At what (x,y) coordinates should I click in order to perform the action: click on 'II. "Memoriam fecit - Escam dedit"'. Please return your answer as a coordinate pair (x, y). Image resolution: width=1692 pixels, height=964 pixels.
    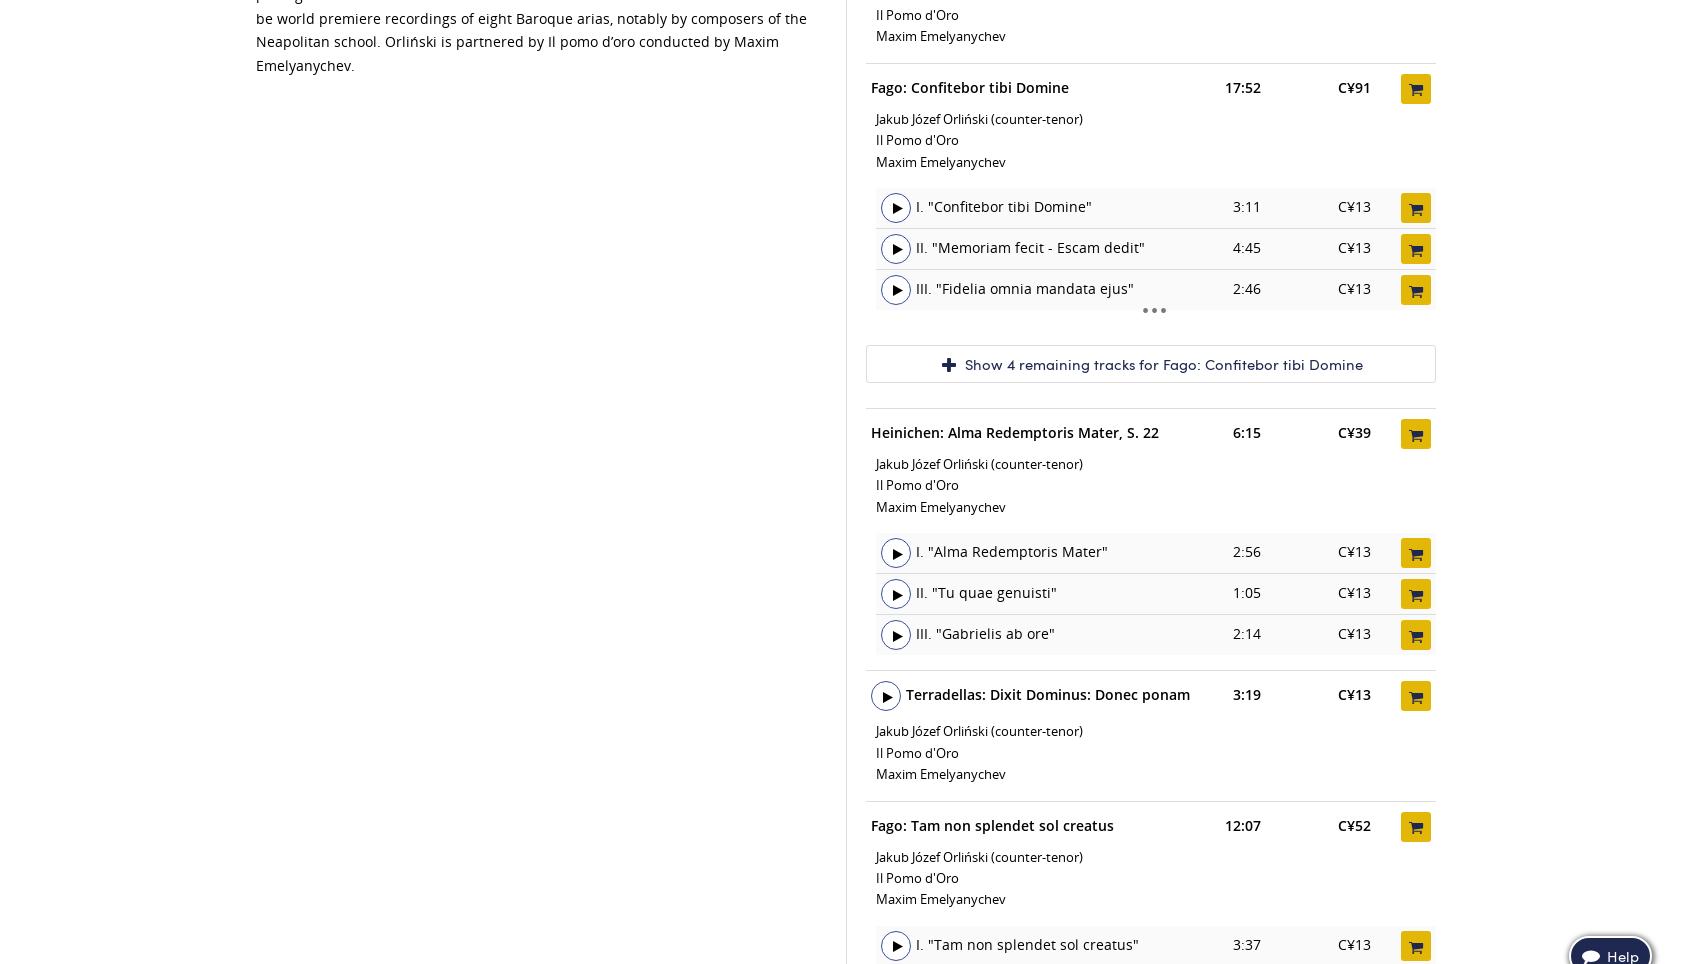
    Looking at the image, I should click on (1029, 245).